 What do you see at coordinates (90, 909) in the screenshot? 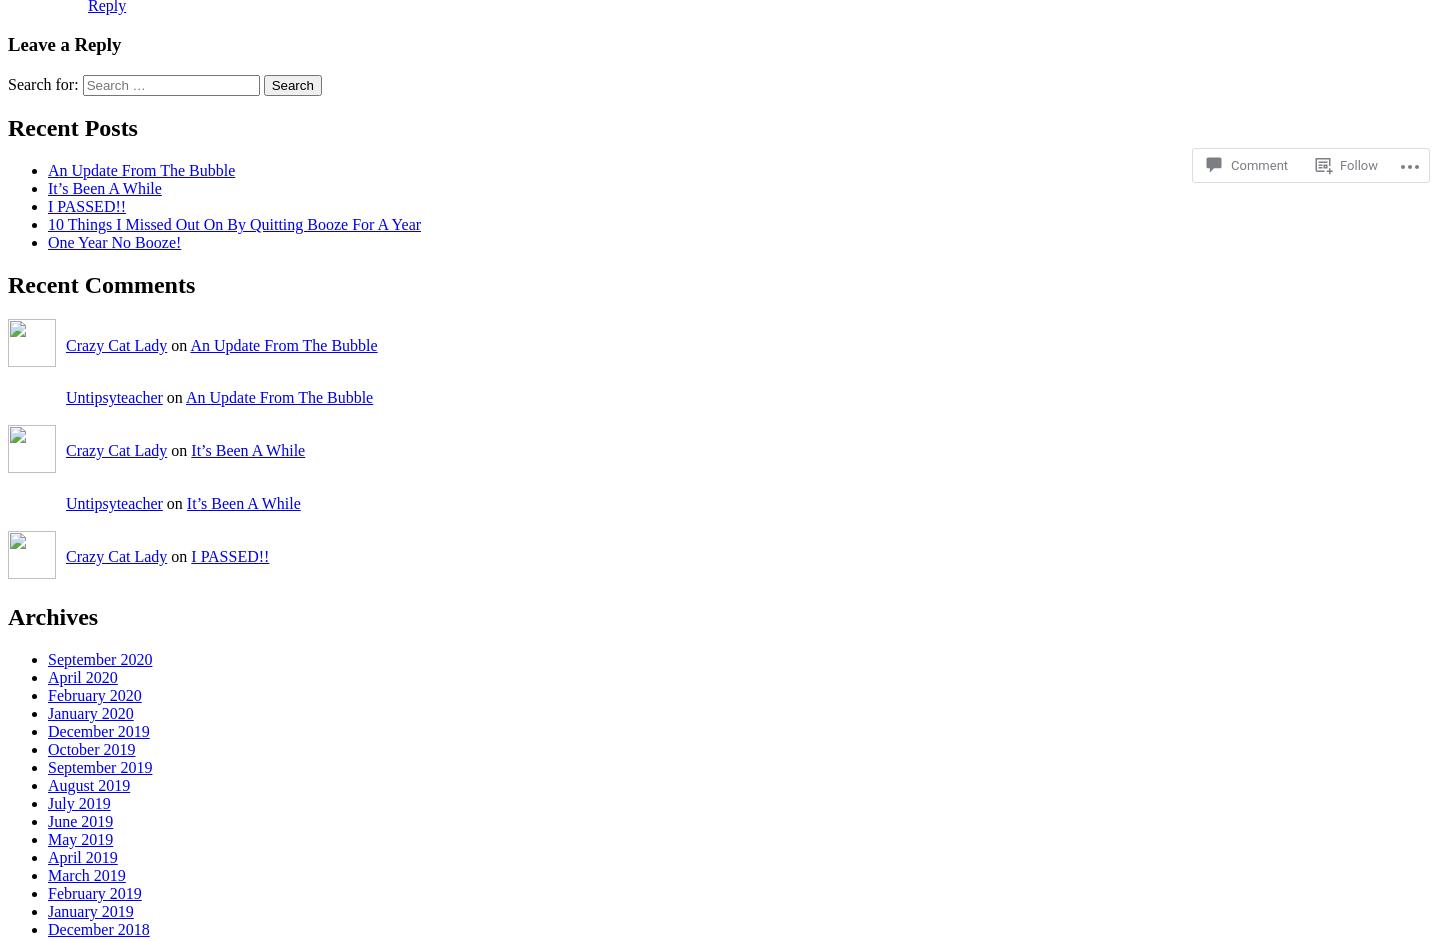
I see `'January 2019'` at bounding box center [90, 909].